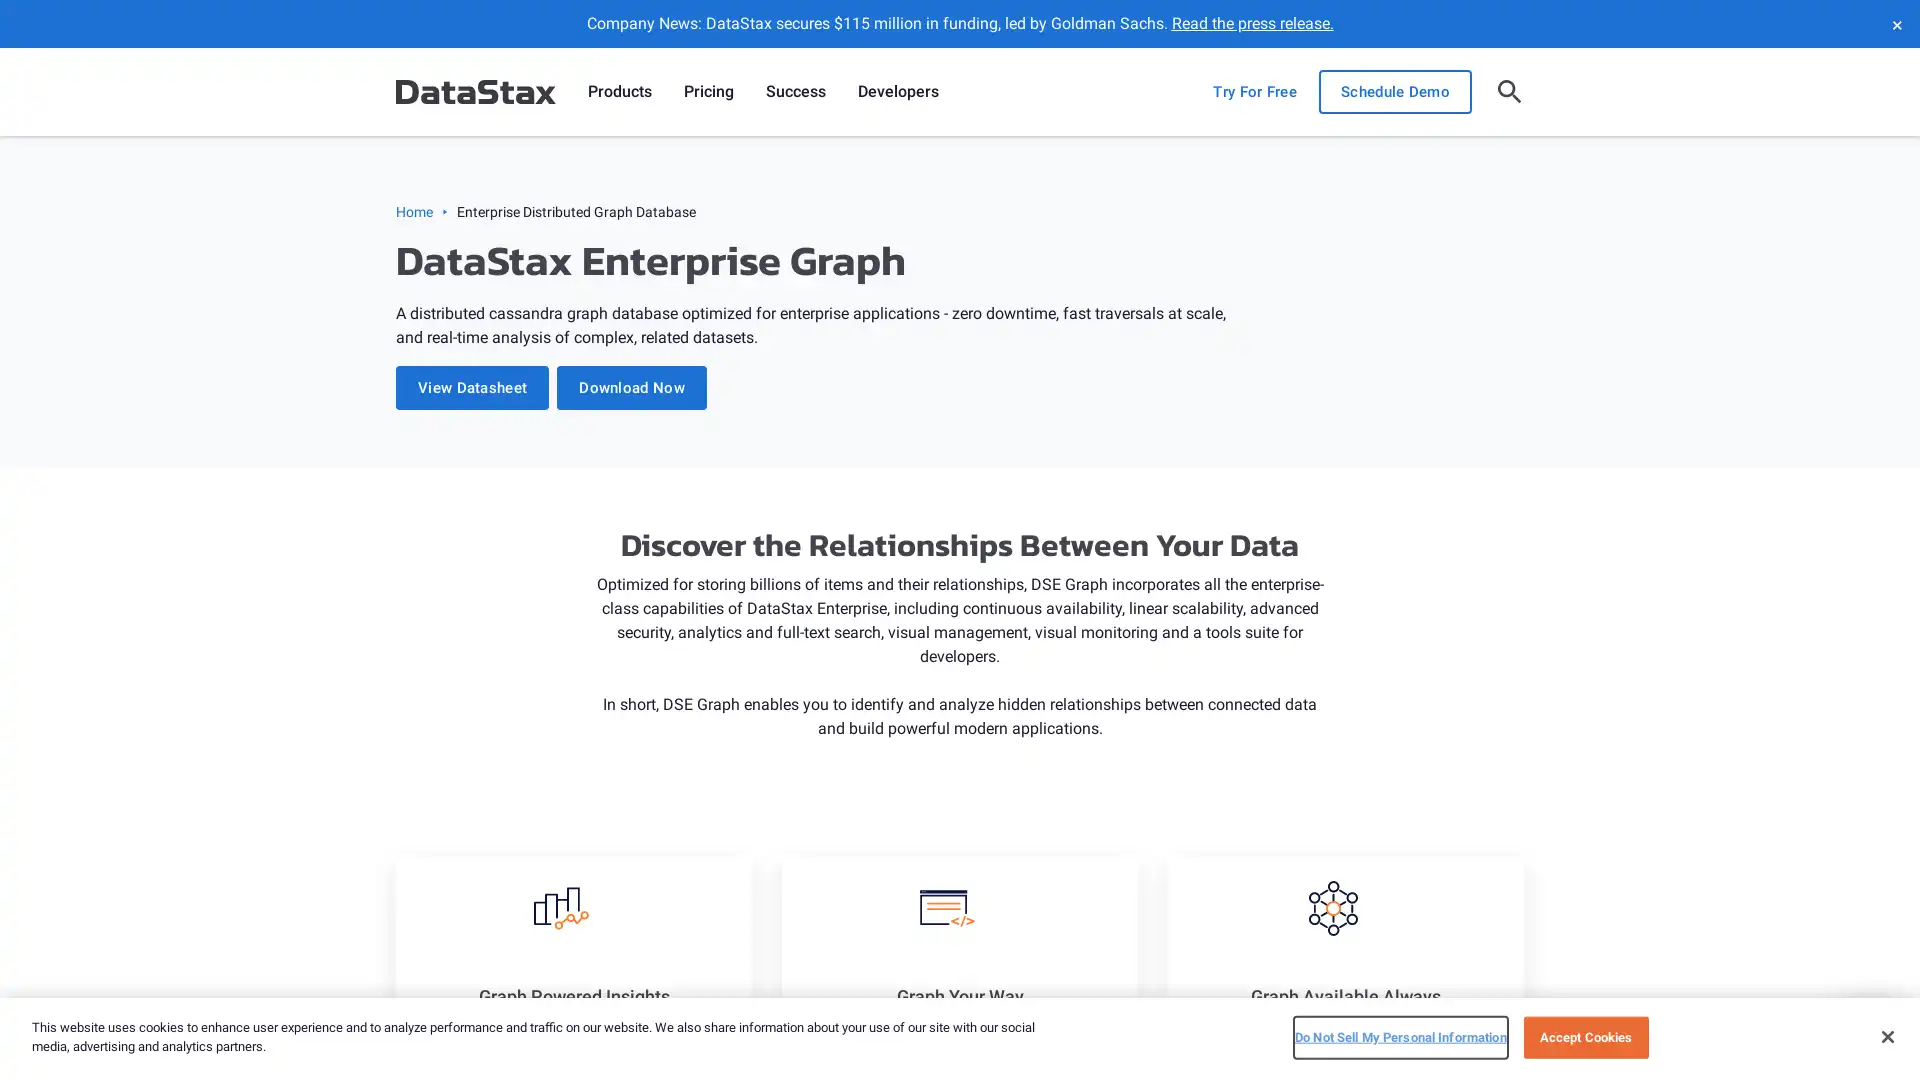 The image size is (1920, 1080). I want to click on Accept Cookies, so click(1584, 1036).